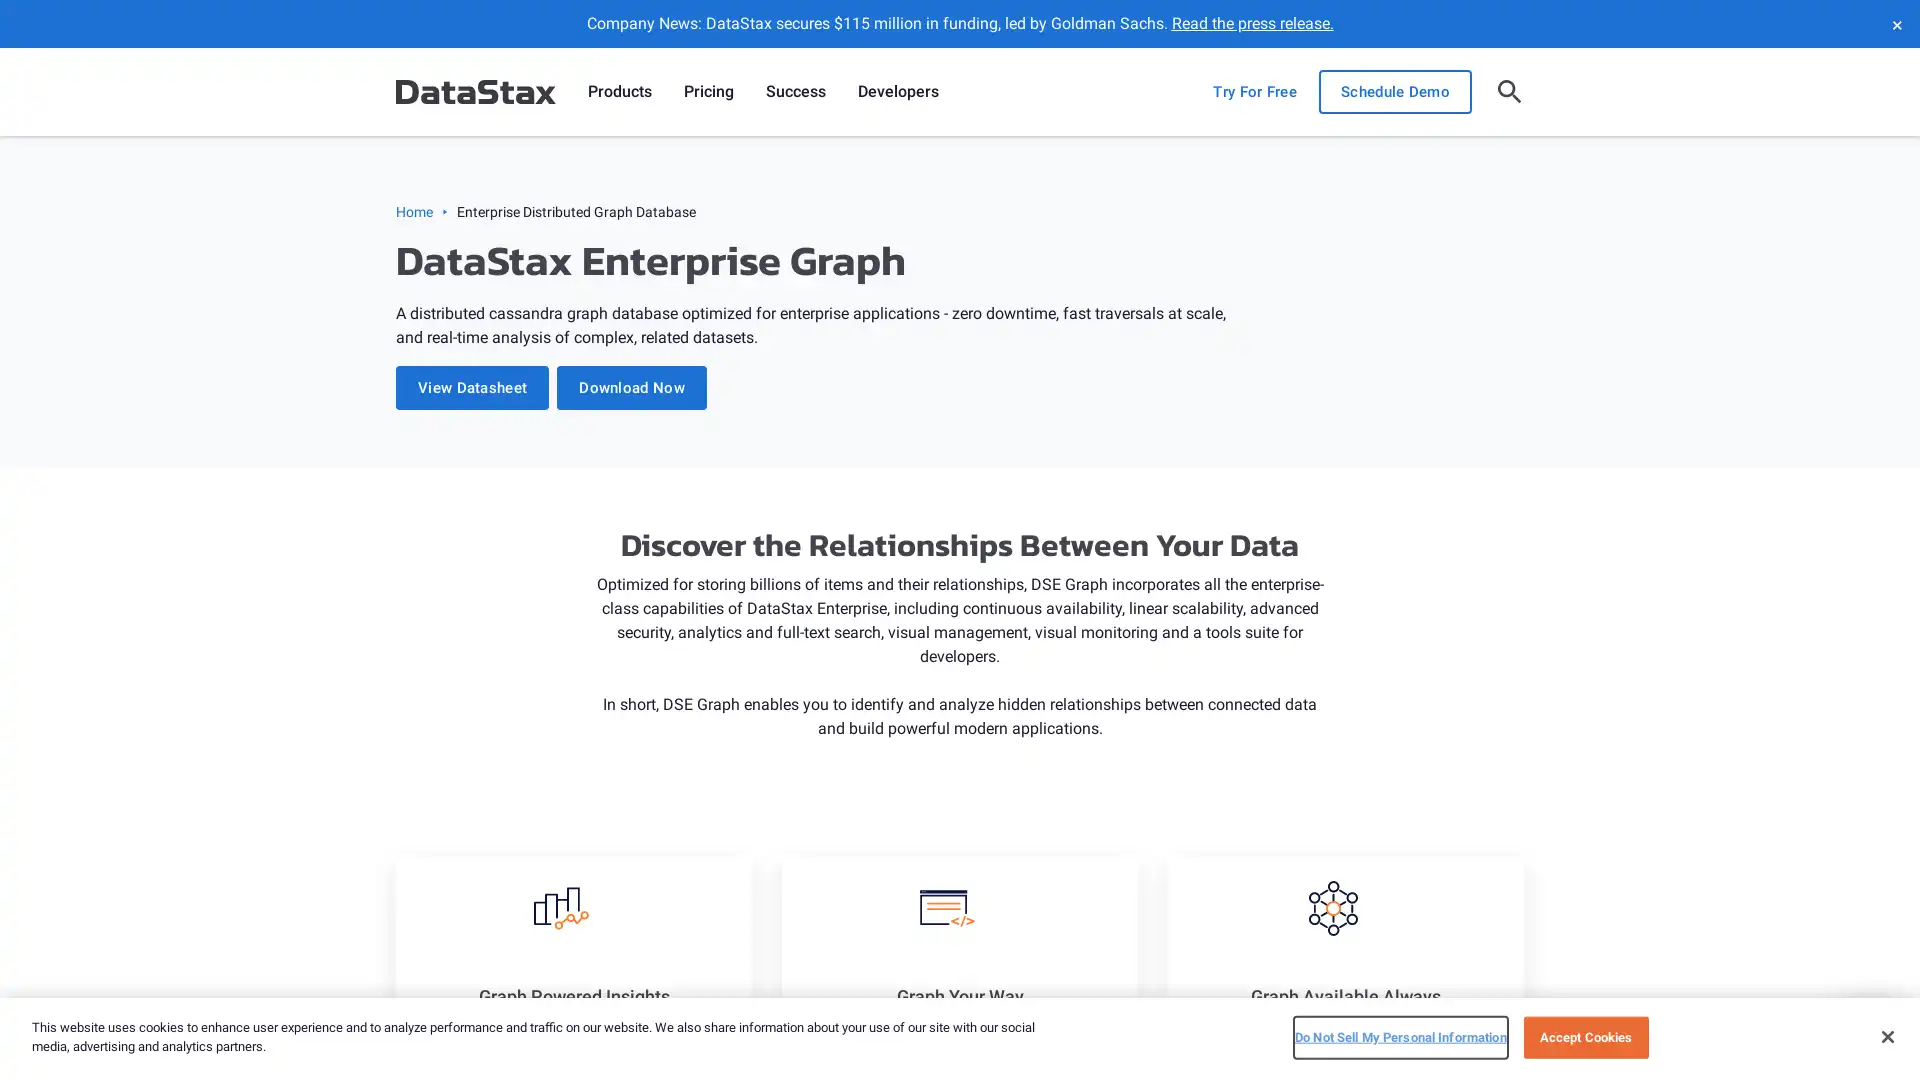 The image size is (1920, 1080). I want to click on Accept Cookies, so click(1584, 1036).